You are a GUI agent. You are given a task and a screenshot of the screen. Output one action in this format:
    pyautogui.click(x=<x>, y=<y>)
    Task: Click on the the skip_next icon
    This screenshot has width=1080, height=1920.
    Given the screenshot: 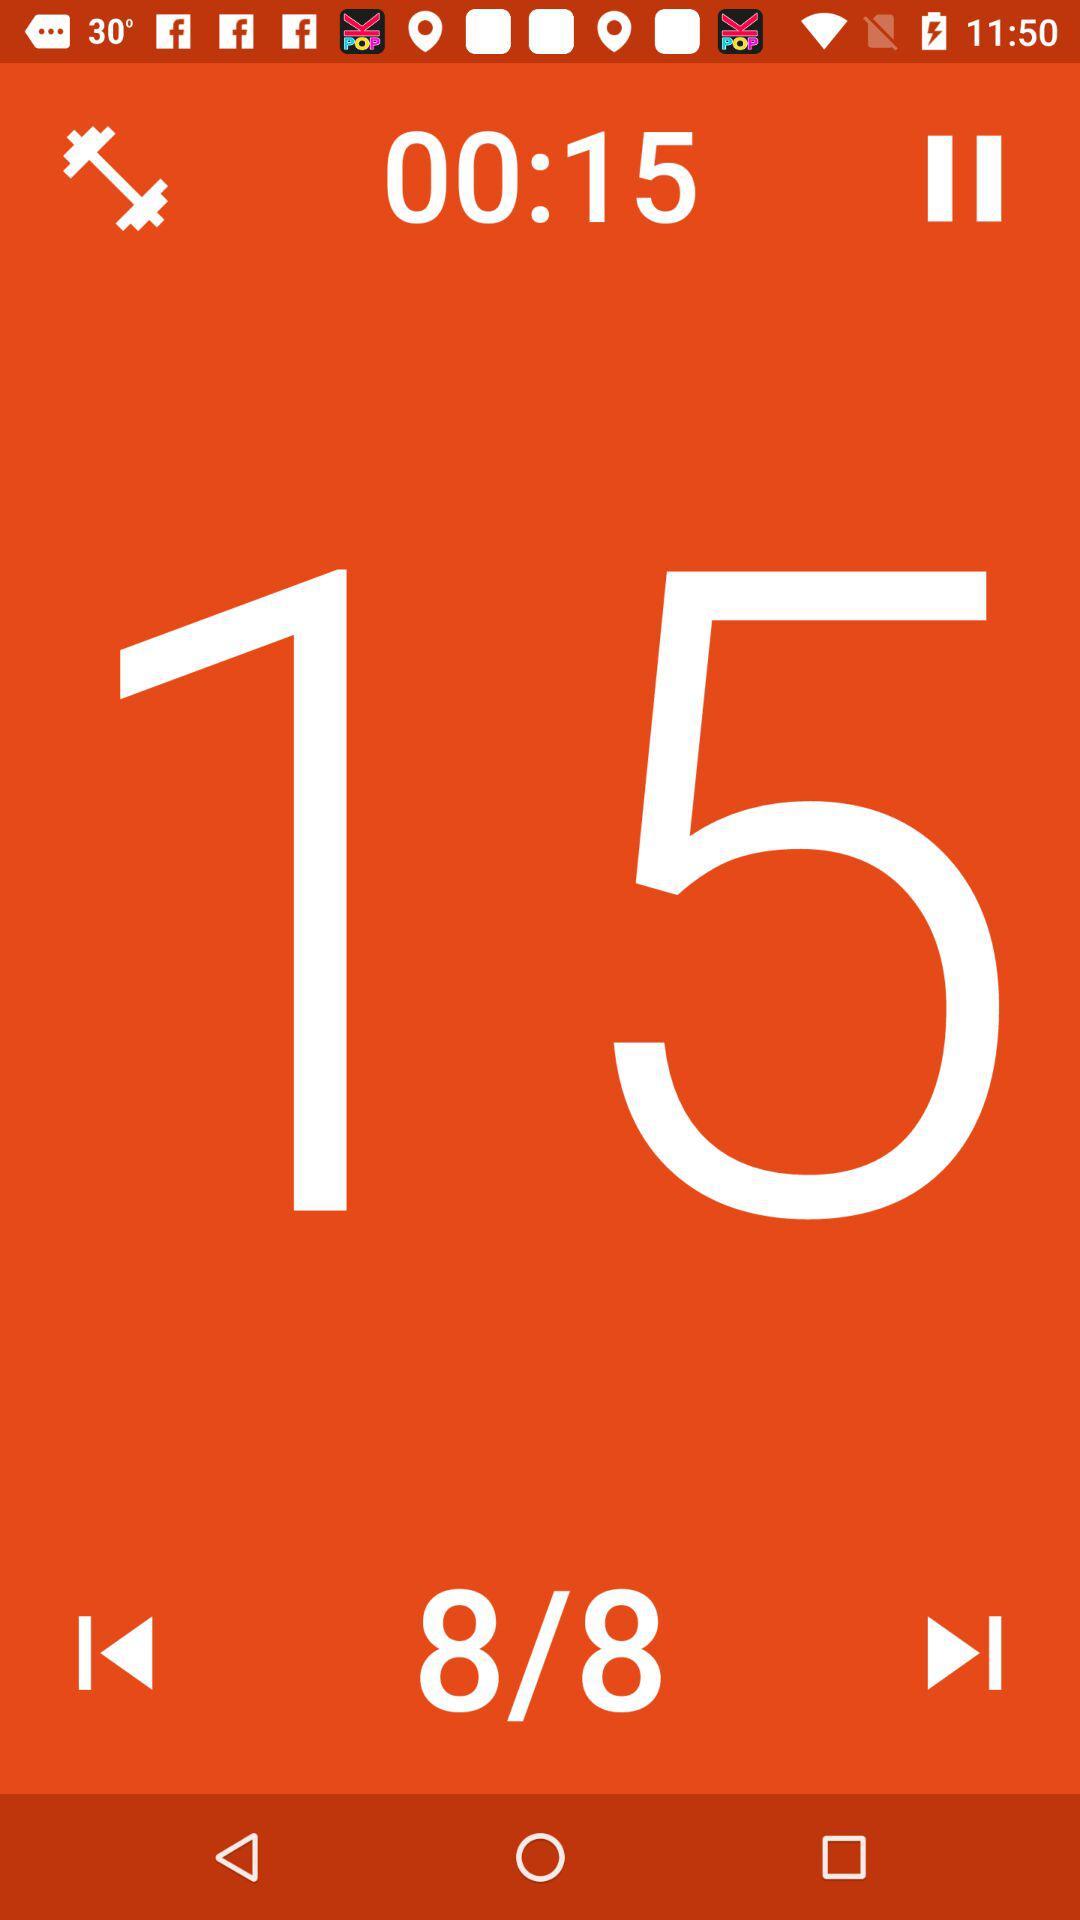 What is the action you would take?
    pyautogui.click(x=963, y=1652)
    